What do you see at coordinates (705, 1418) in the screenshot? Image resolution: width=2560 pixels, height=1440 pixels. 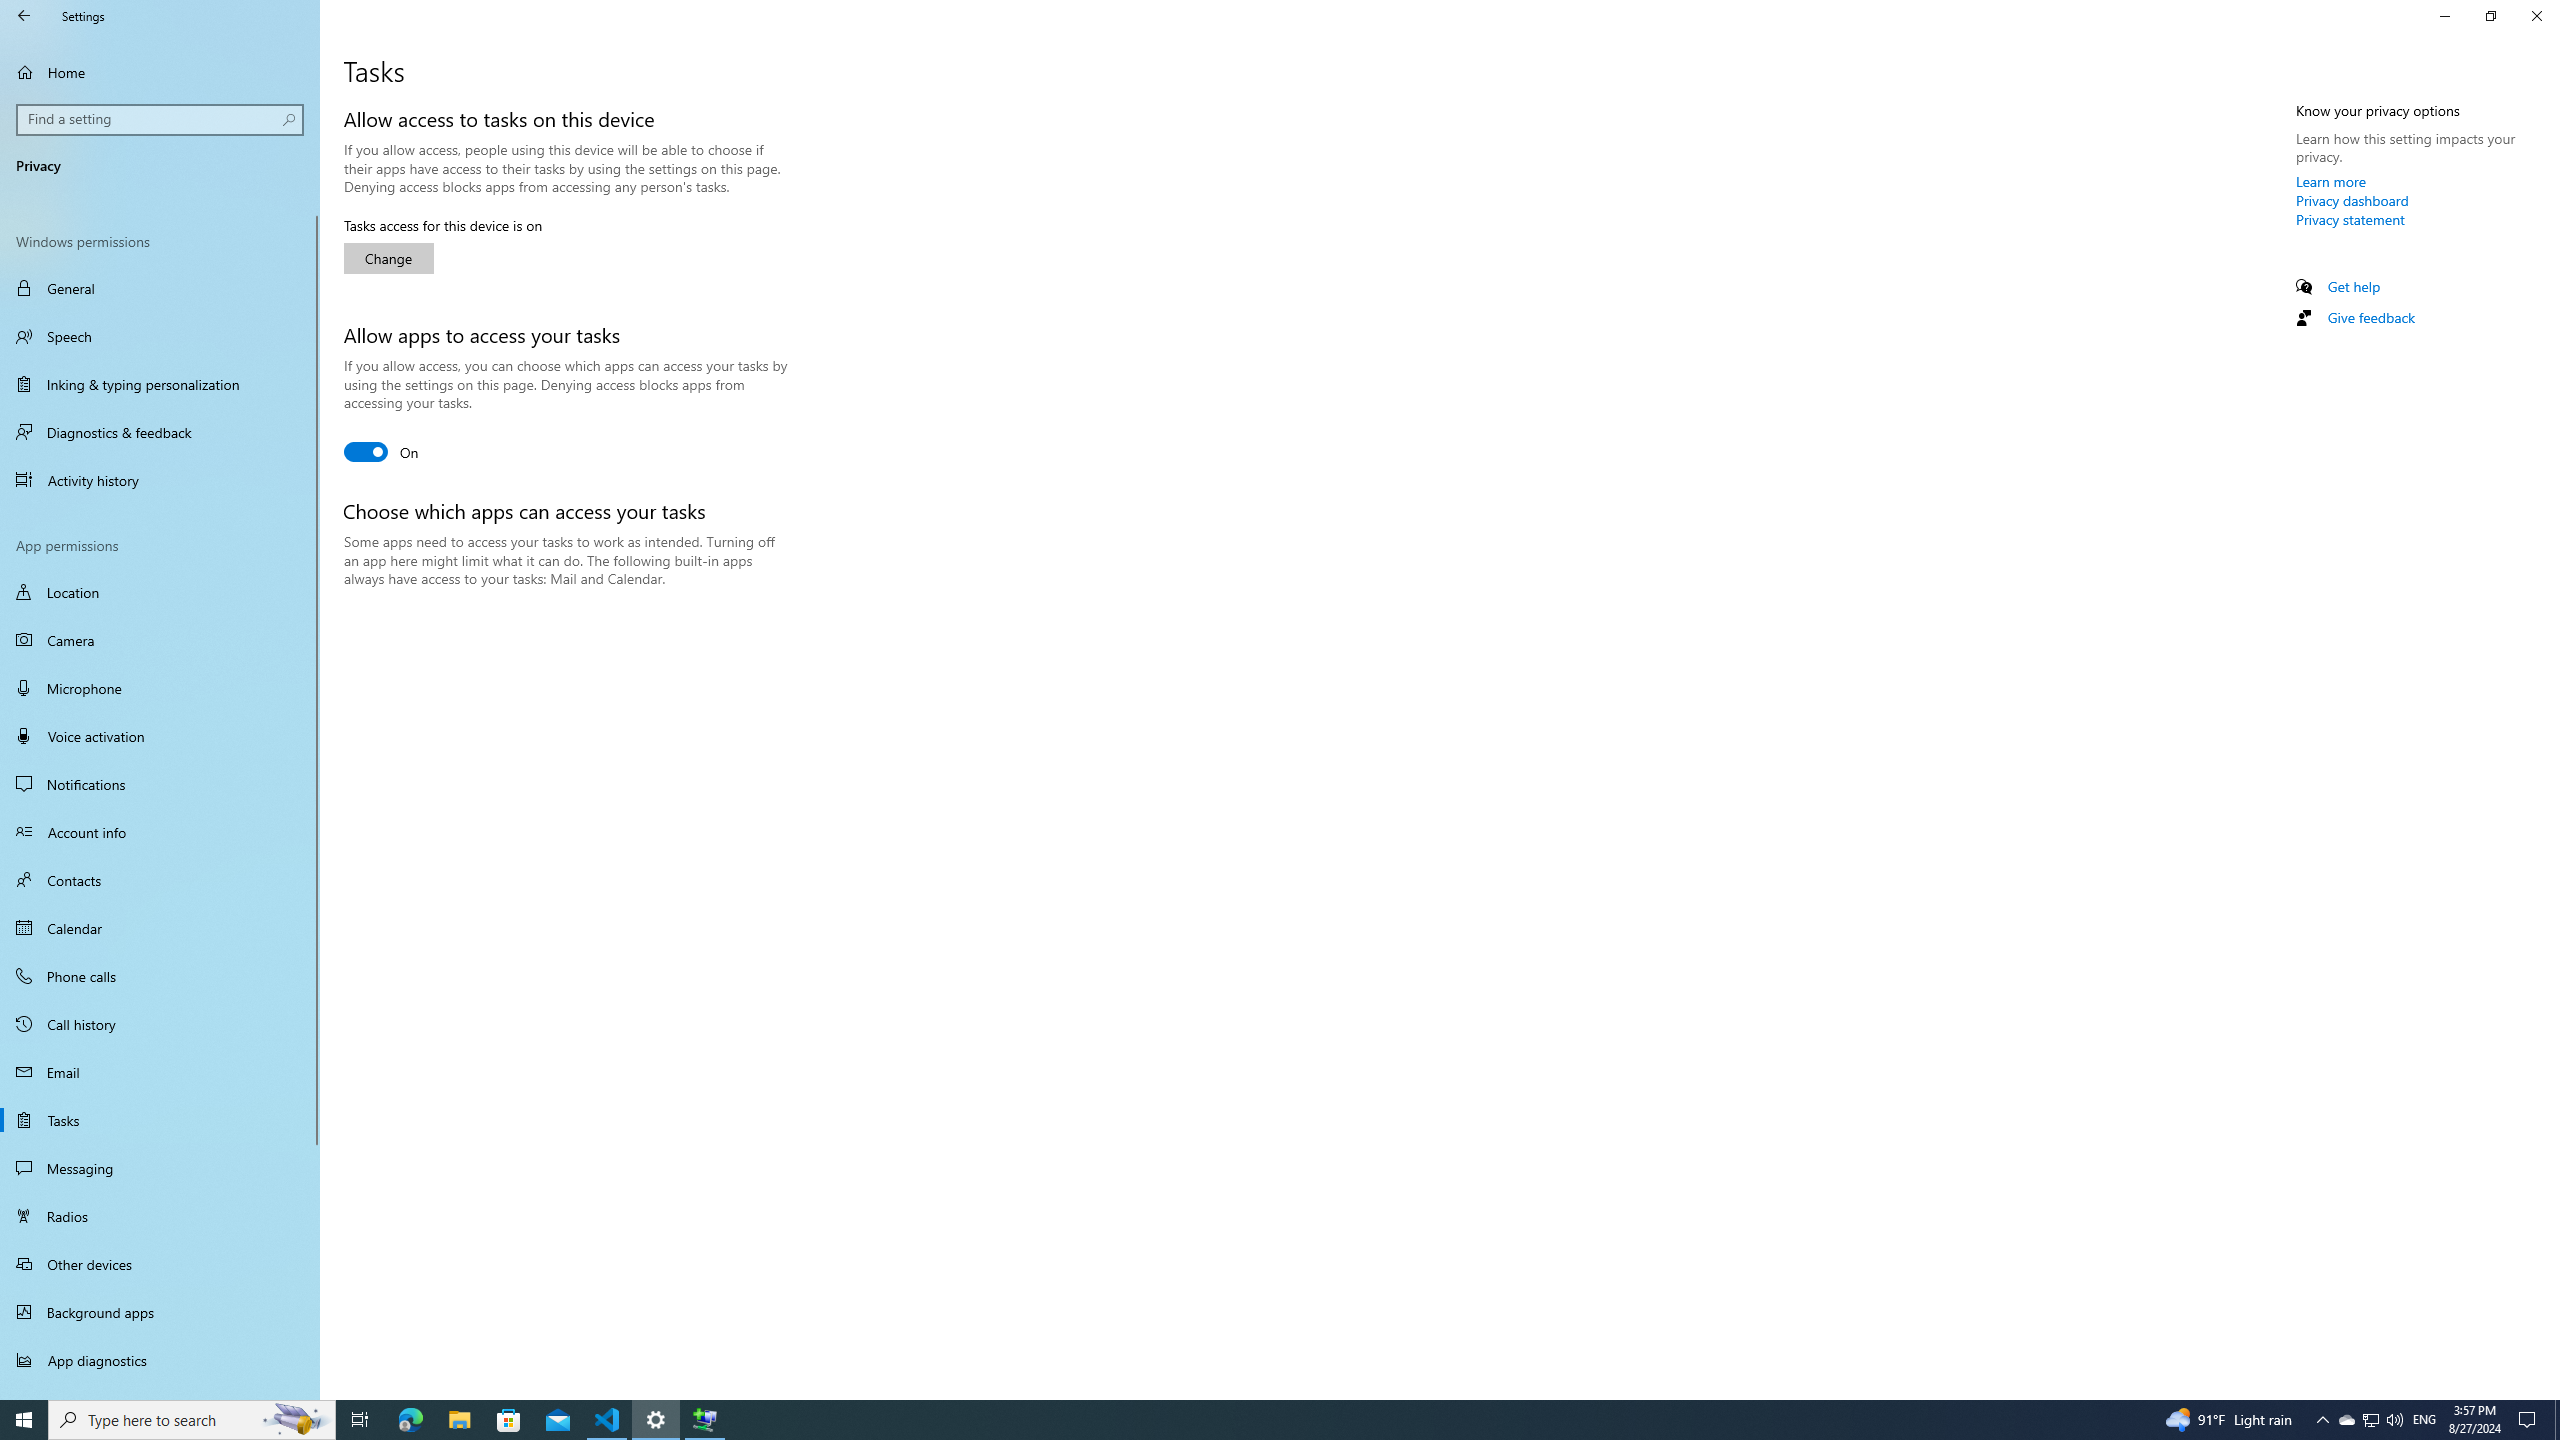 I see `'Extensible Wizards Host Process - 1 running window'` at bounding box center [705, 1418].